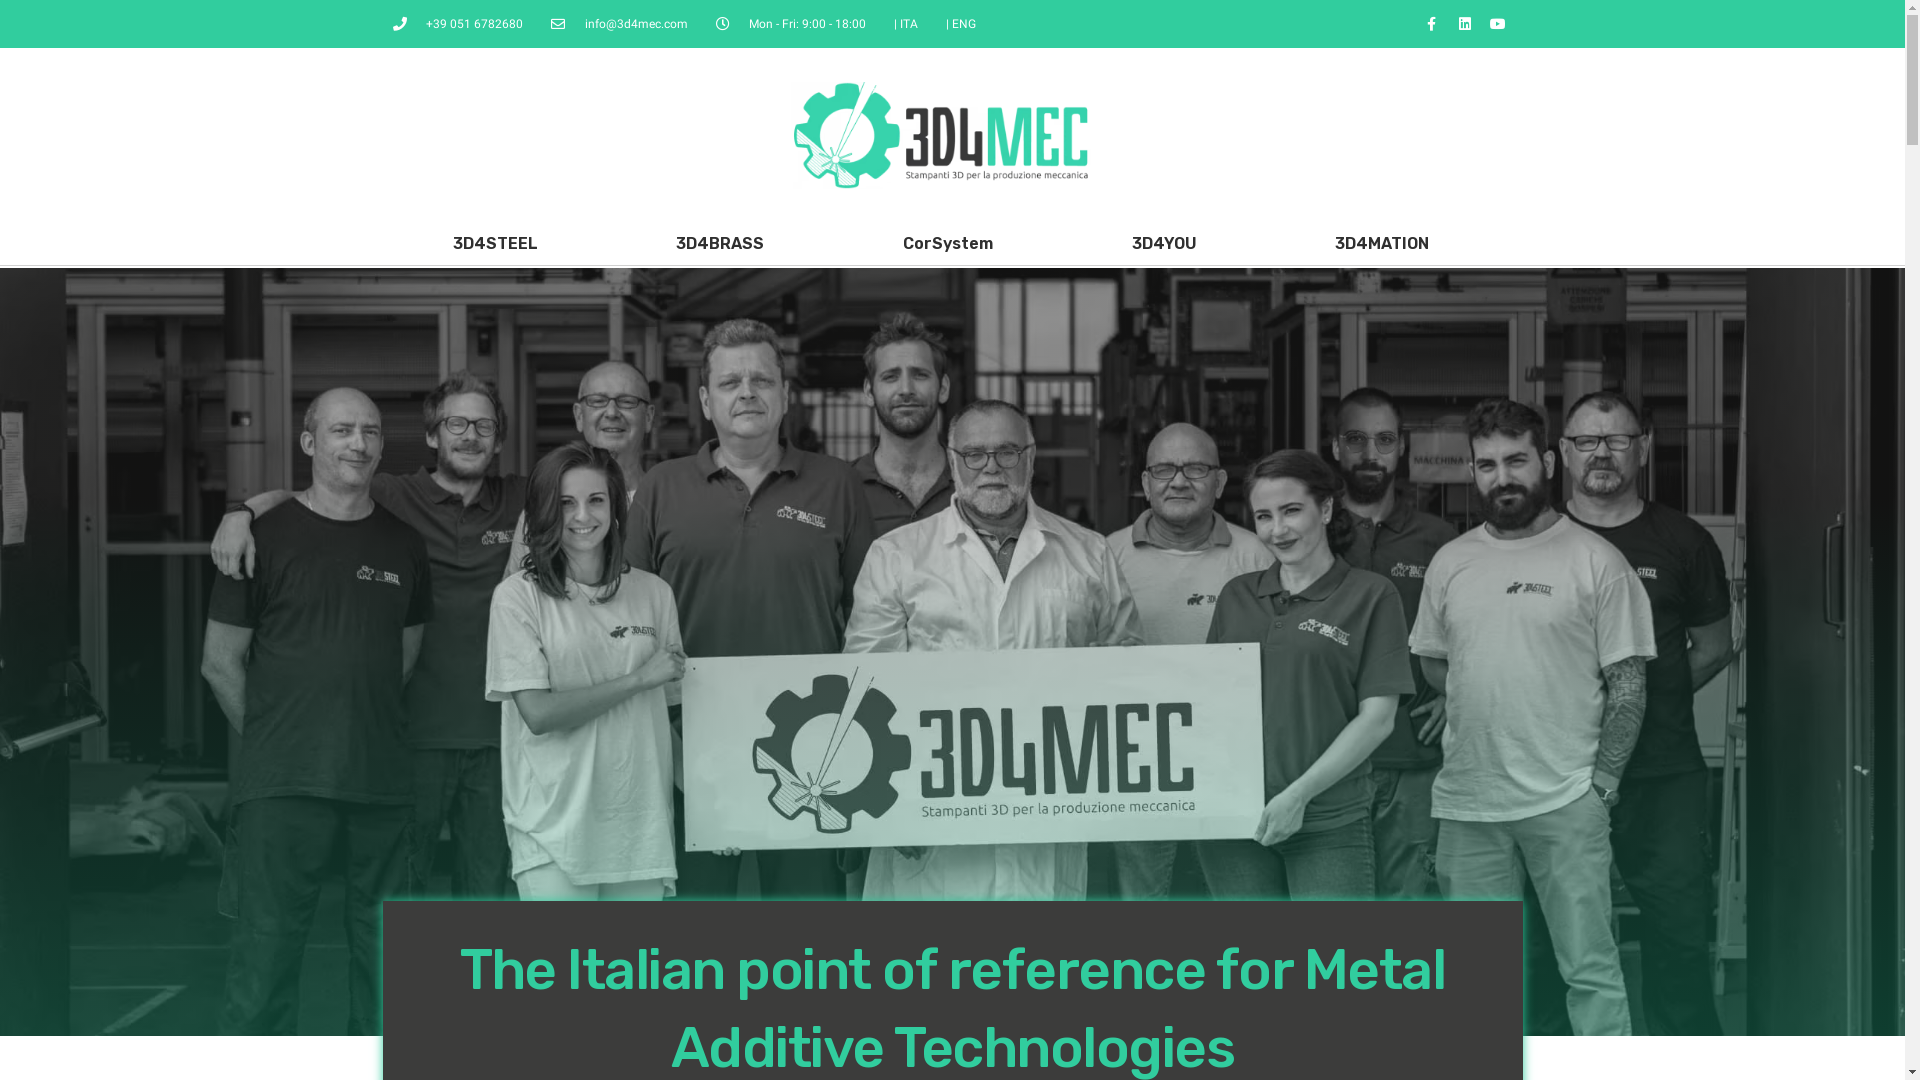 The image size is (1920, 1080). Describe the element at coordinates (1163, 242) in the screenshot. I see `'3D4YOU'` at that location.